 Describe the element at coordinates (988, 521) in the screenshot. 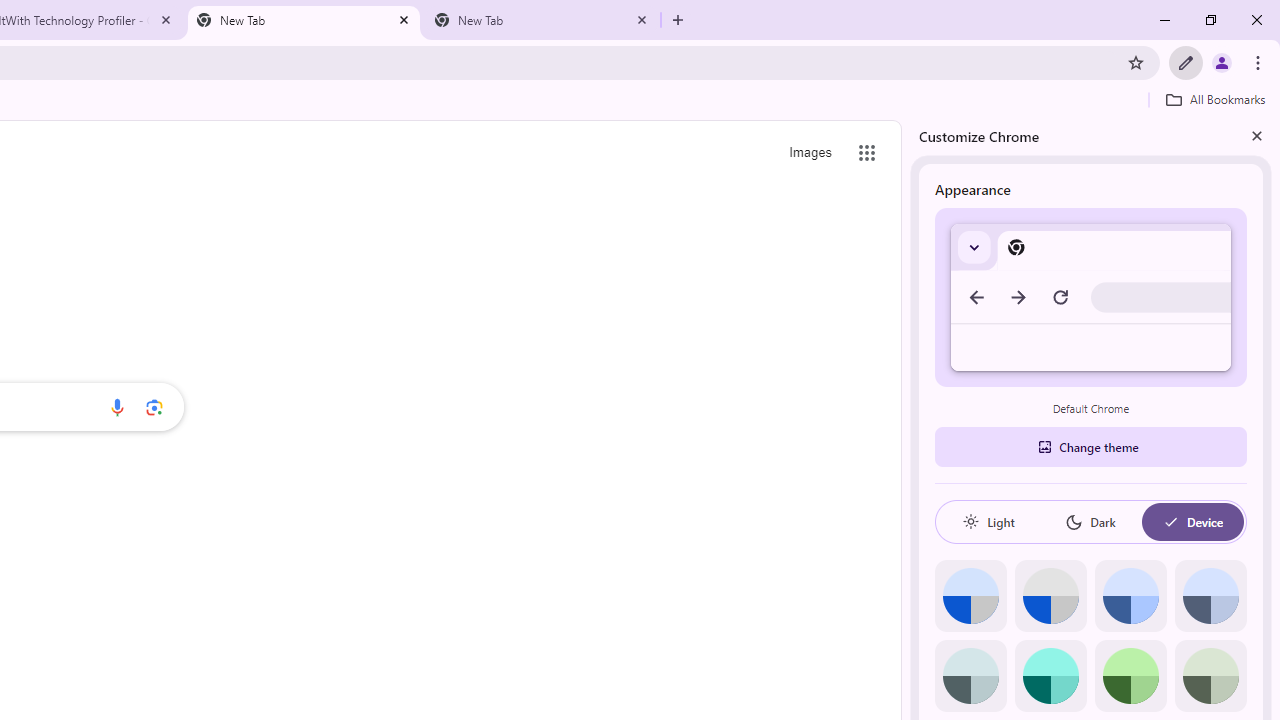

I see `'Light'` at that location.